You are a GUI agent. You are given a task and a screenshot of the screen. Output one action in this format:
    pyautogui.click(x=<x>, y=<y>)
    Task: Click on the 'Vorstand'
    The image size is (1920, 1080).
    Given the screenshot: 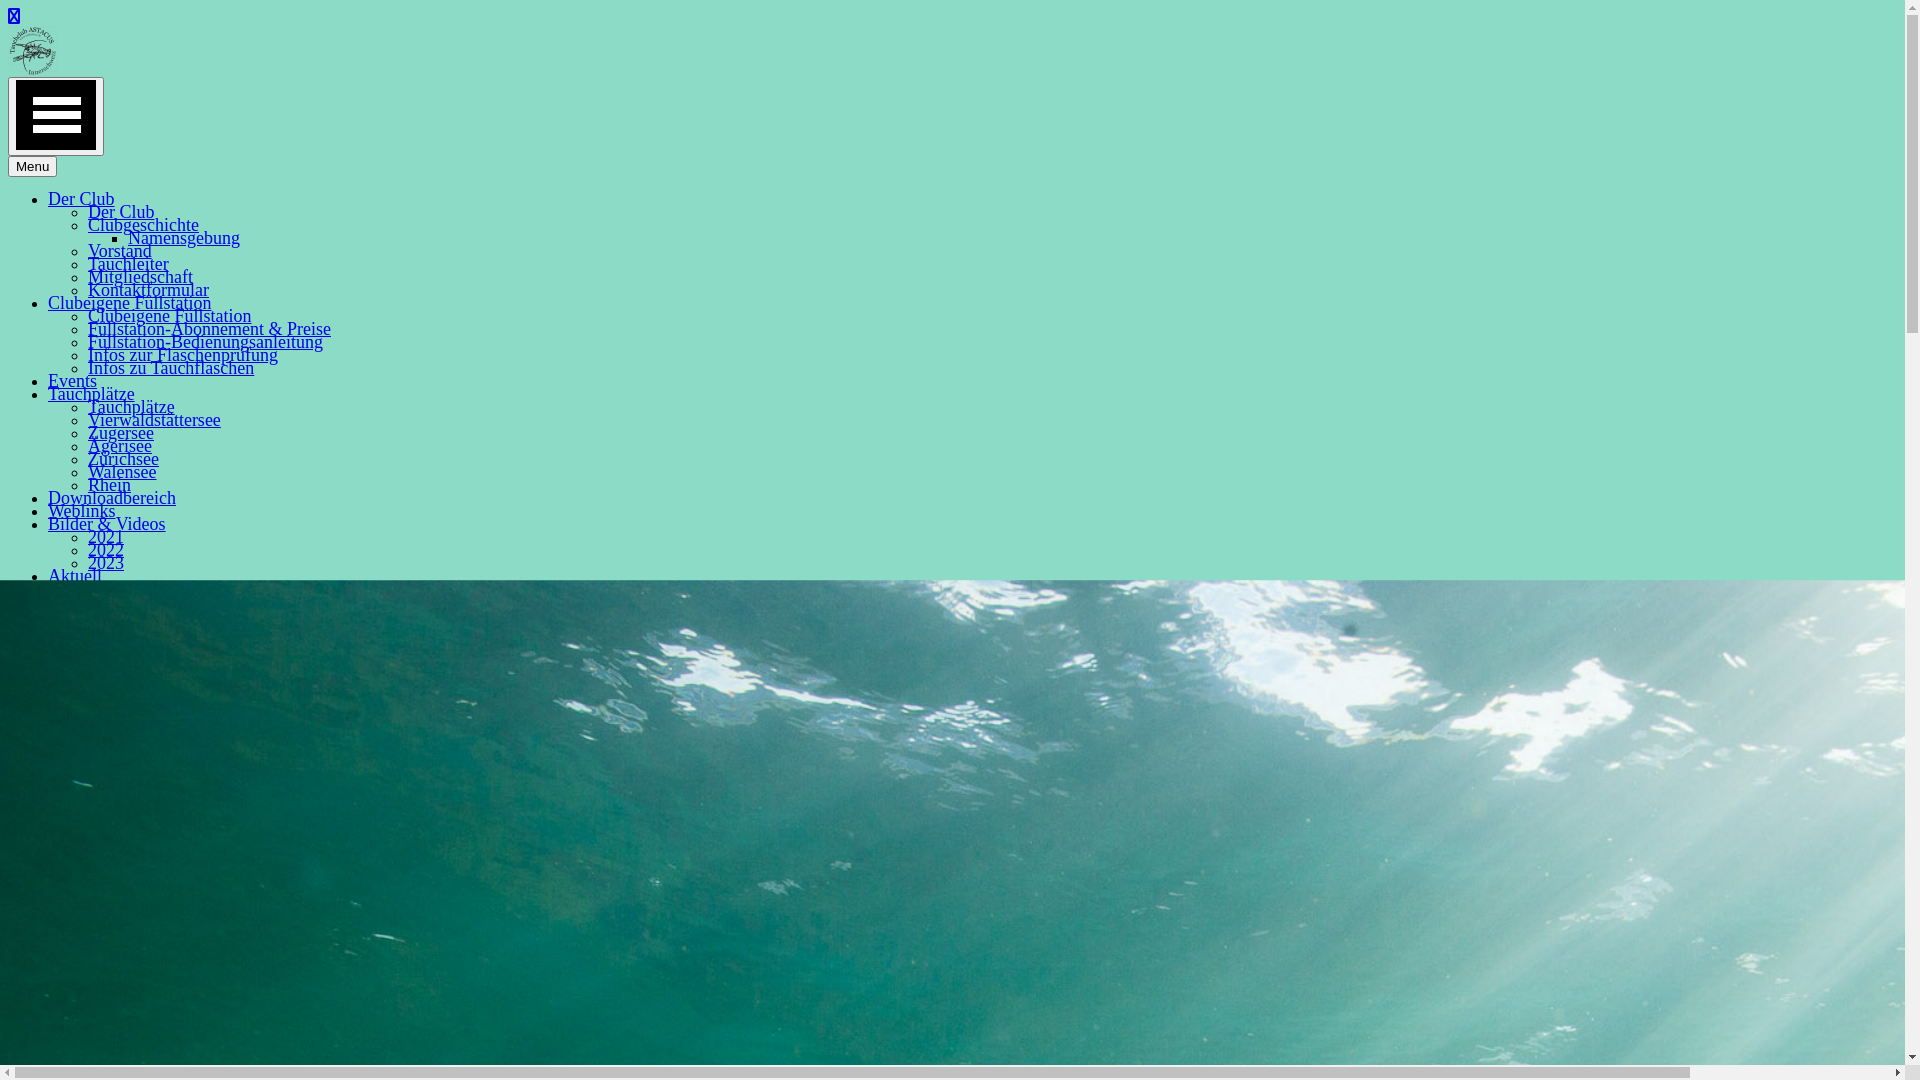 What is the action you would take?
    pyautogui.click(x=119, y=249)
    